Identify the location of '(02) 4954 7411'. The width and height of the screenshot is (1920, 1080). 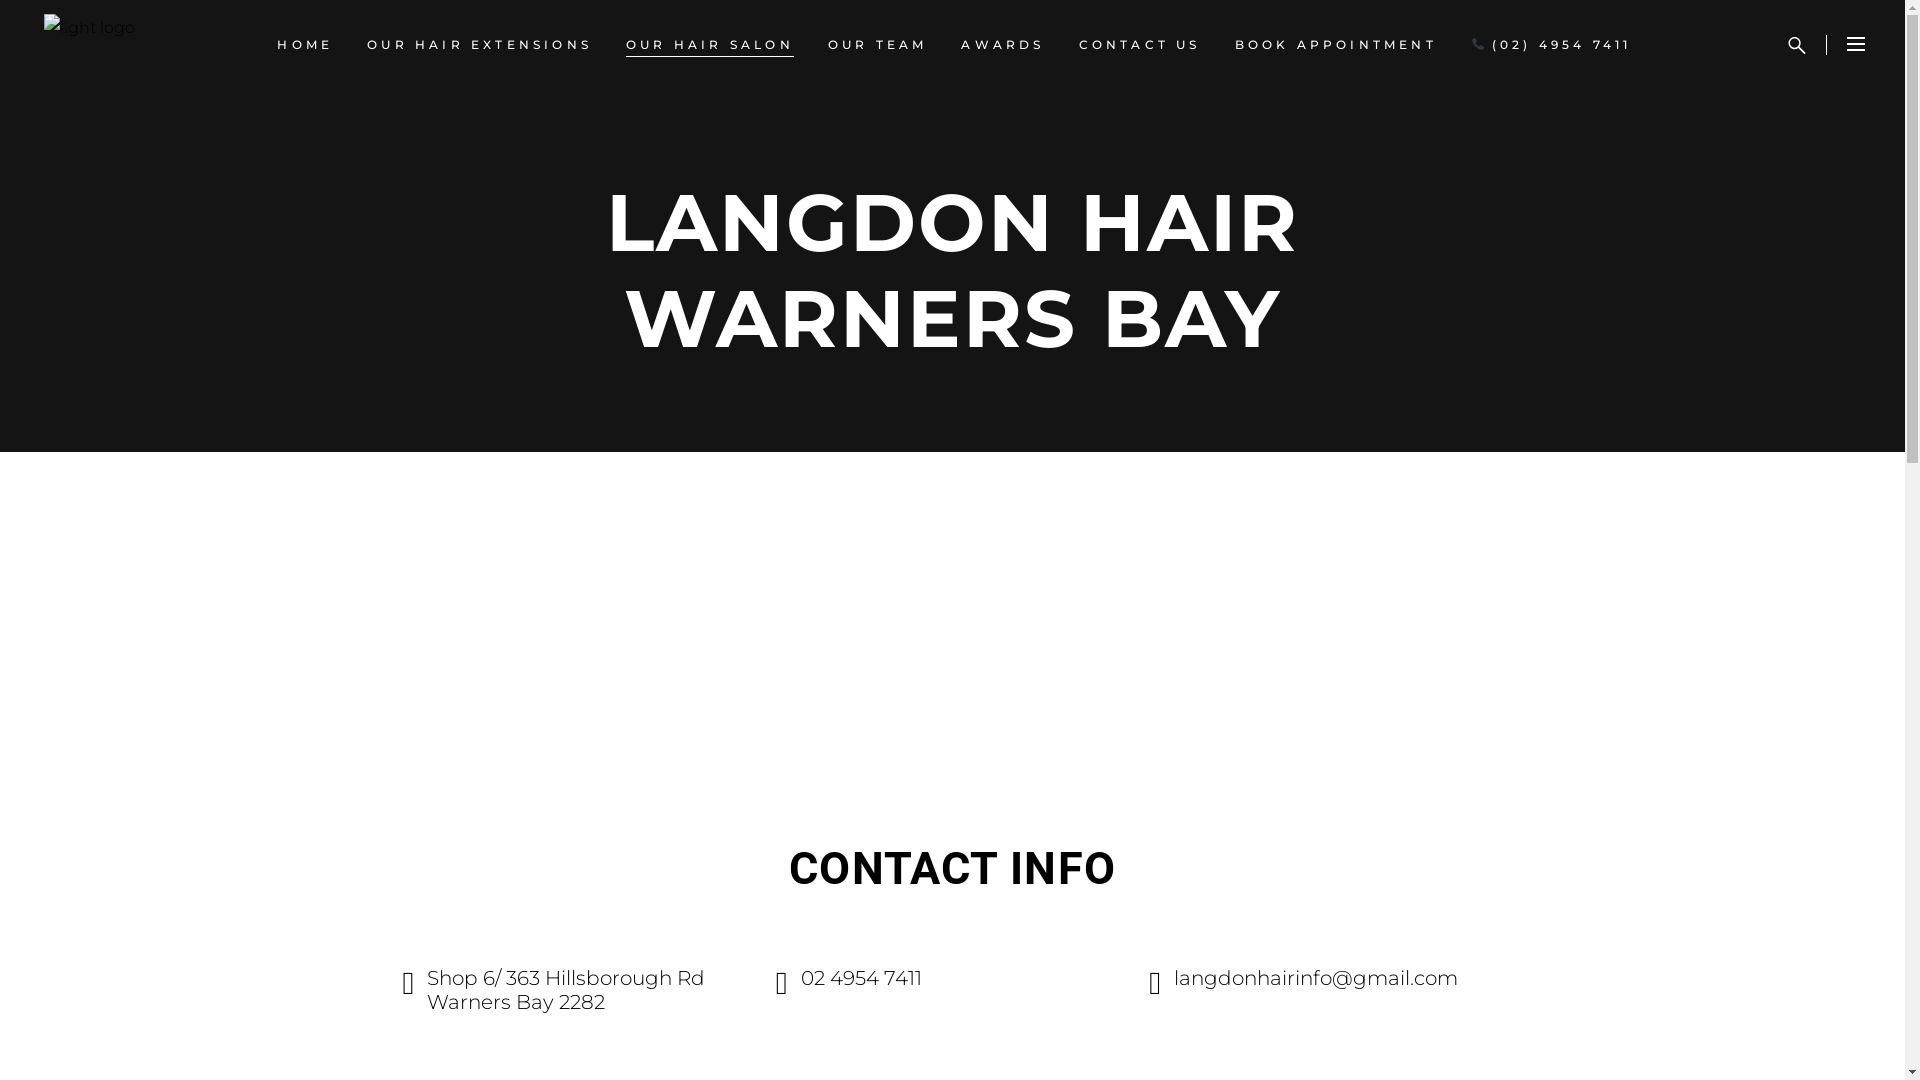
(1454, 45).